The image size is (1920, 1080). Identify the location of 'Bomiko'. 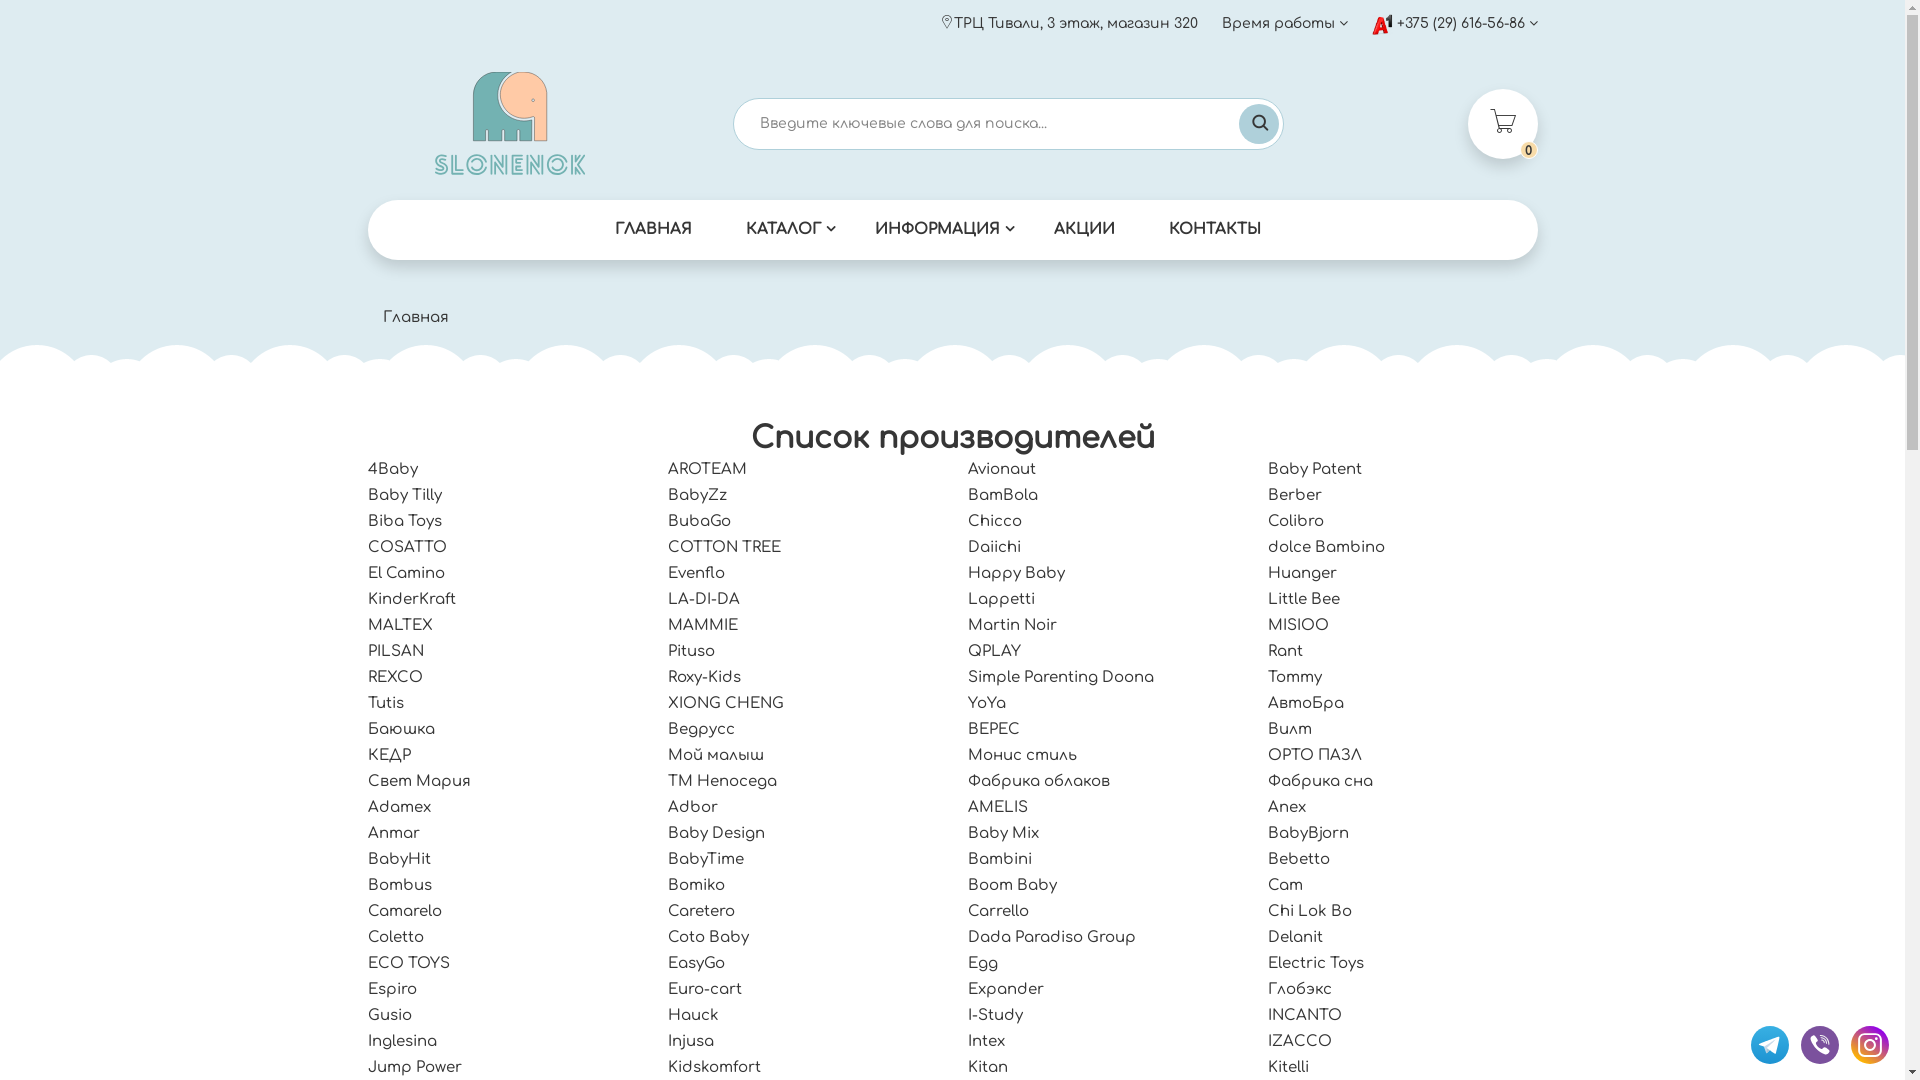
(696, 884).